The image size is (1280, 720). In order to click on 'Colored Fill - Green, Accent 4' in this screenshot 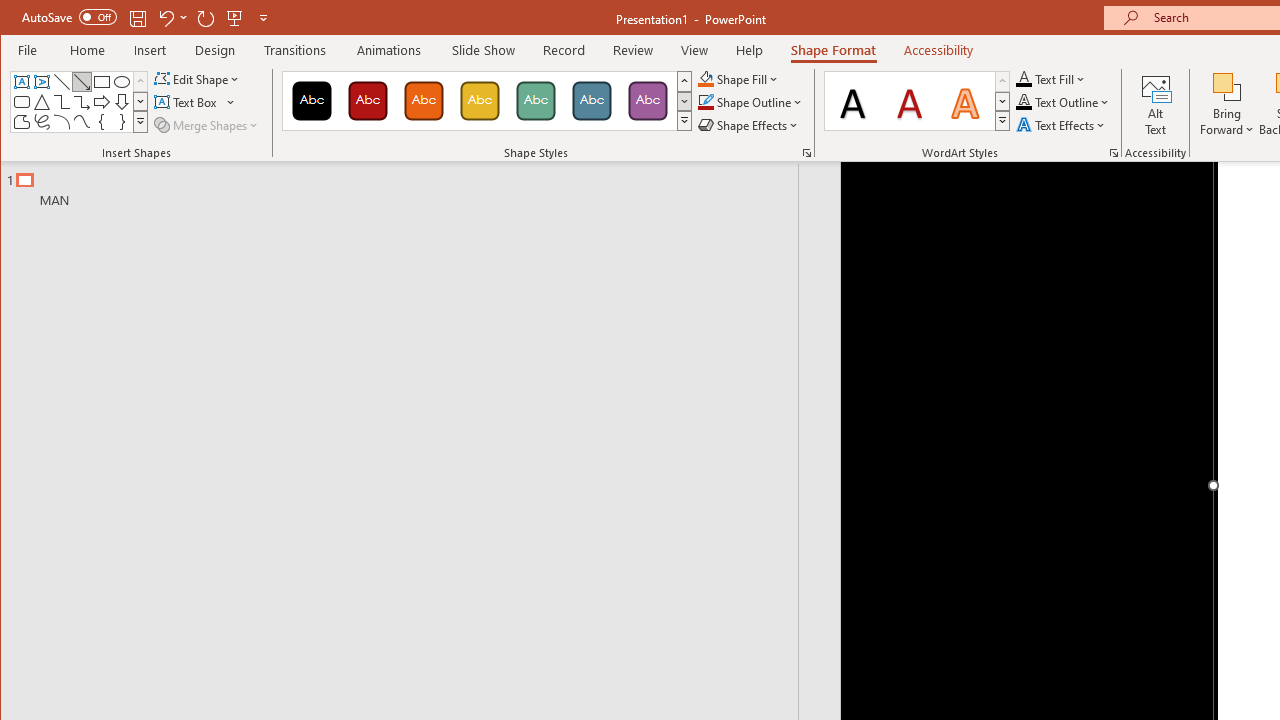, I will do `click(536, 100)`.